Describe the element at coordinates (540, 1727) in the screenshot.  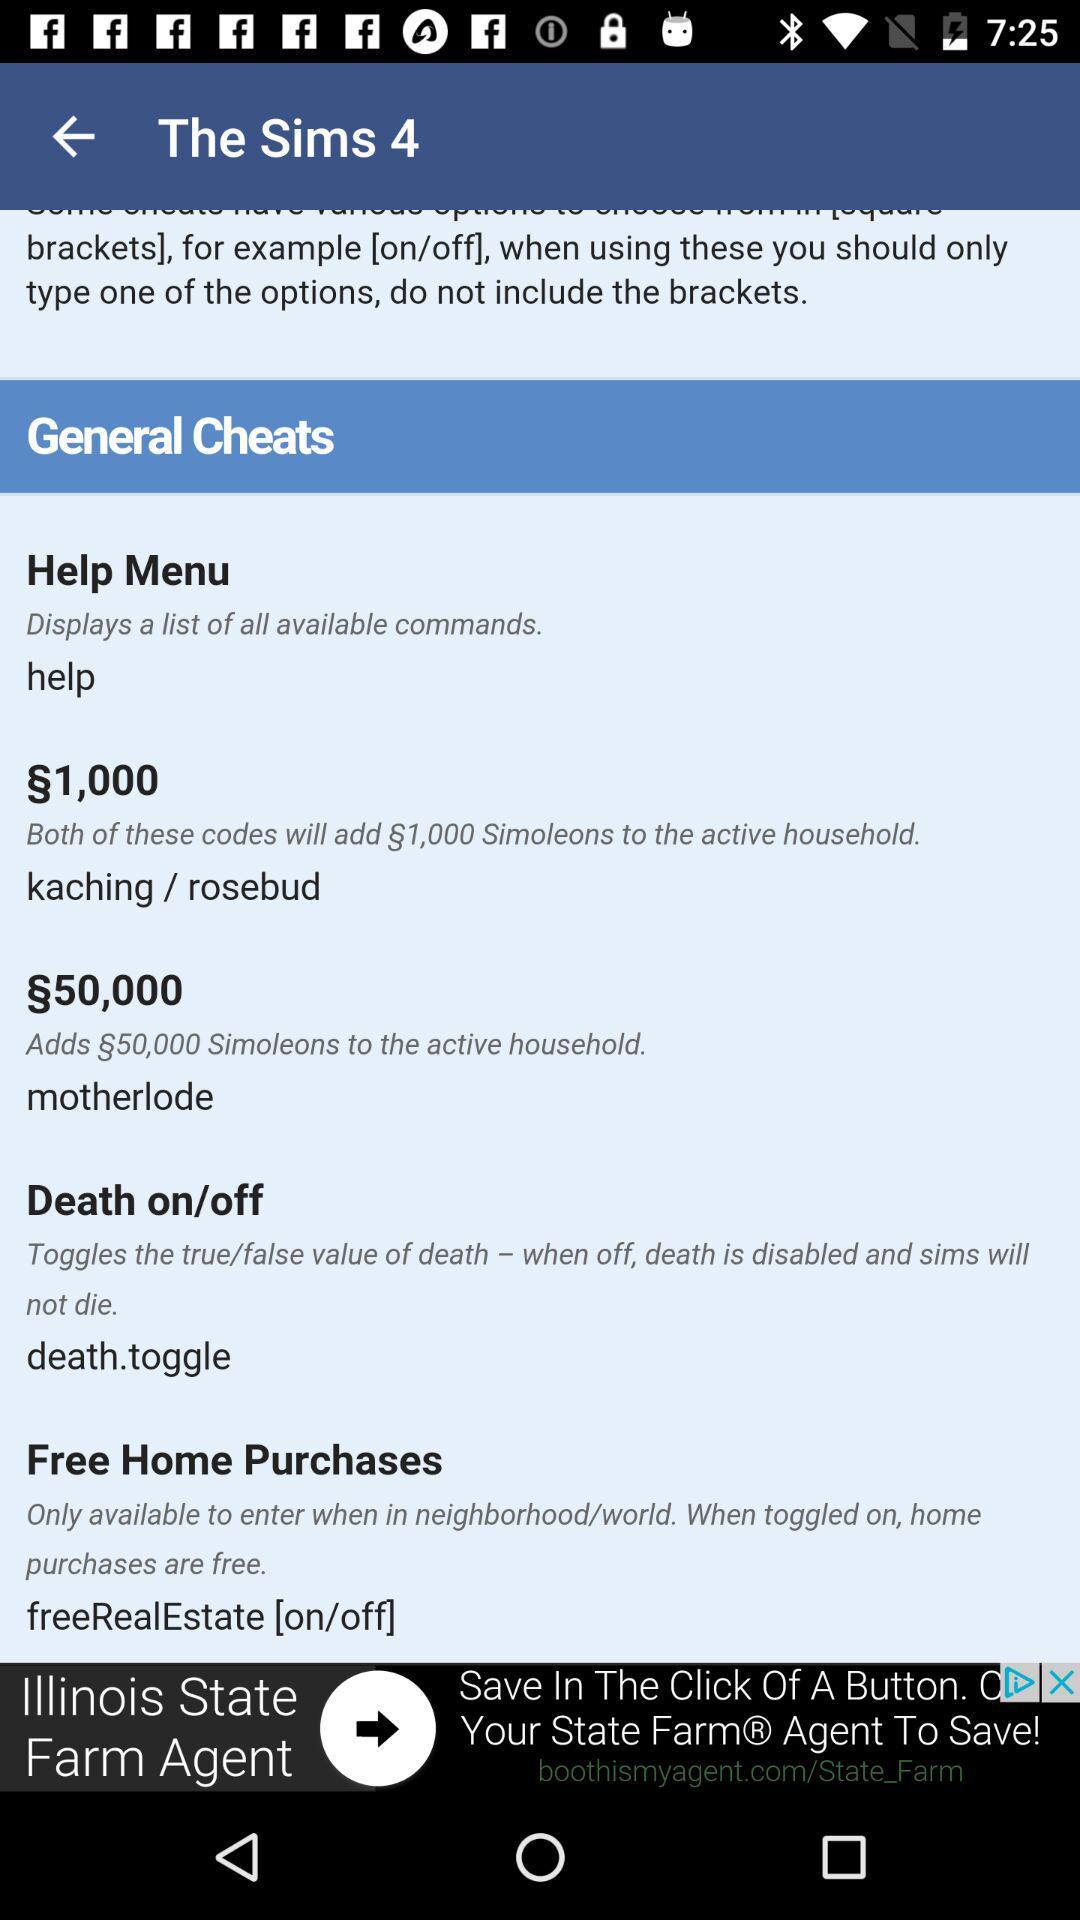
I see `the advertisement` at that location.